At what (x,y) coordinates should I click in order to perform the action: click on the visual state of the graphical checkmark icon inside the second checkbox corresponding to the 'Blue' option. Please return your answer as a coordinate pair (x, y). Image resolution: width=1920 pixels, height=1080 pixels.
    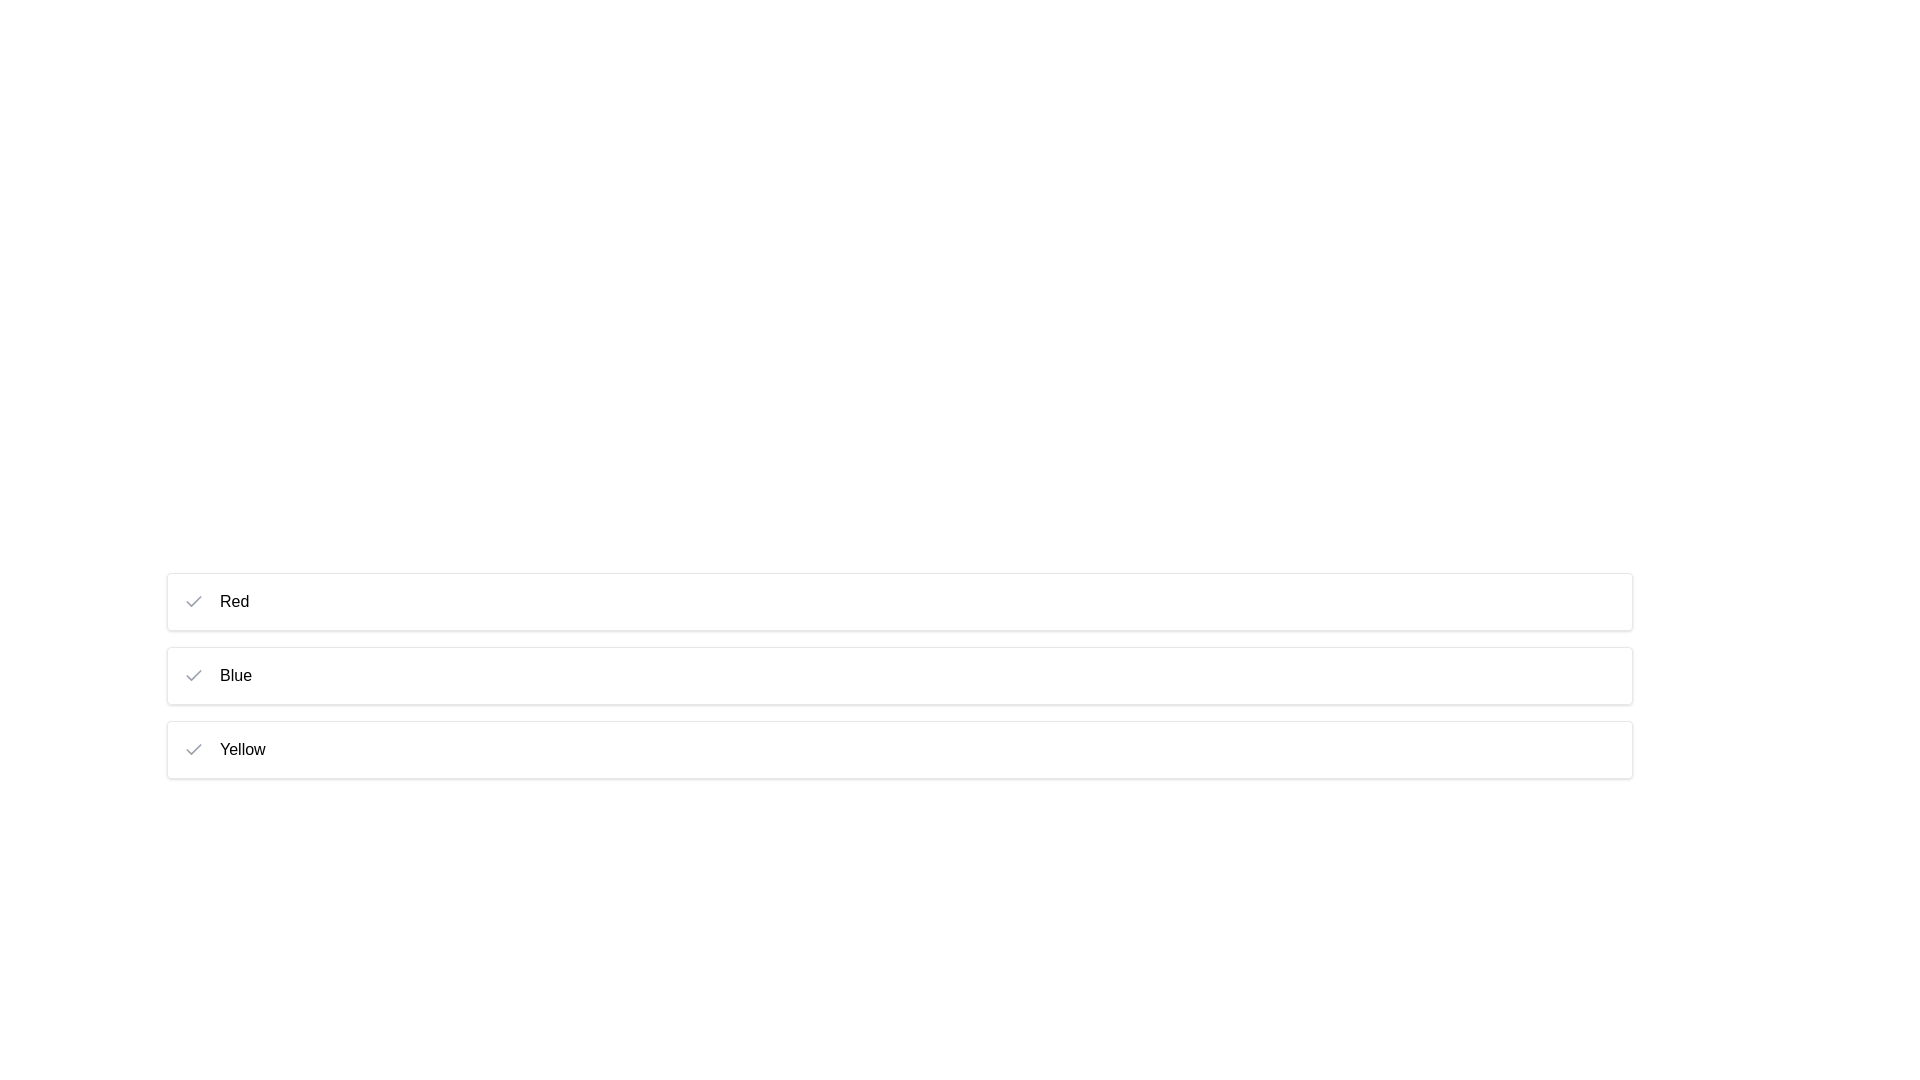
    Looking at the image, I should click on (193, 675).